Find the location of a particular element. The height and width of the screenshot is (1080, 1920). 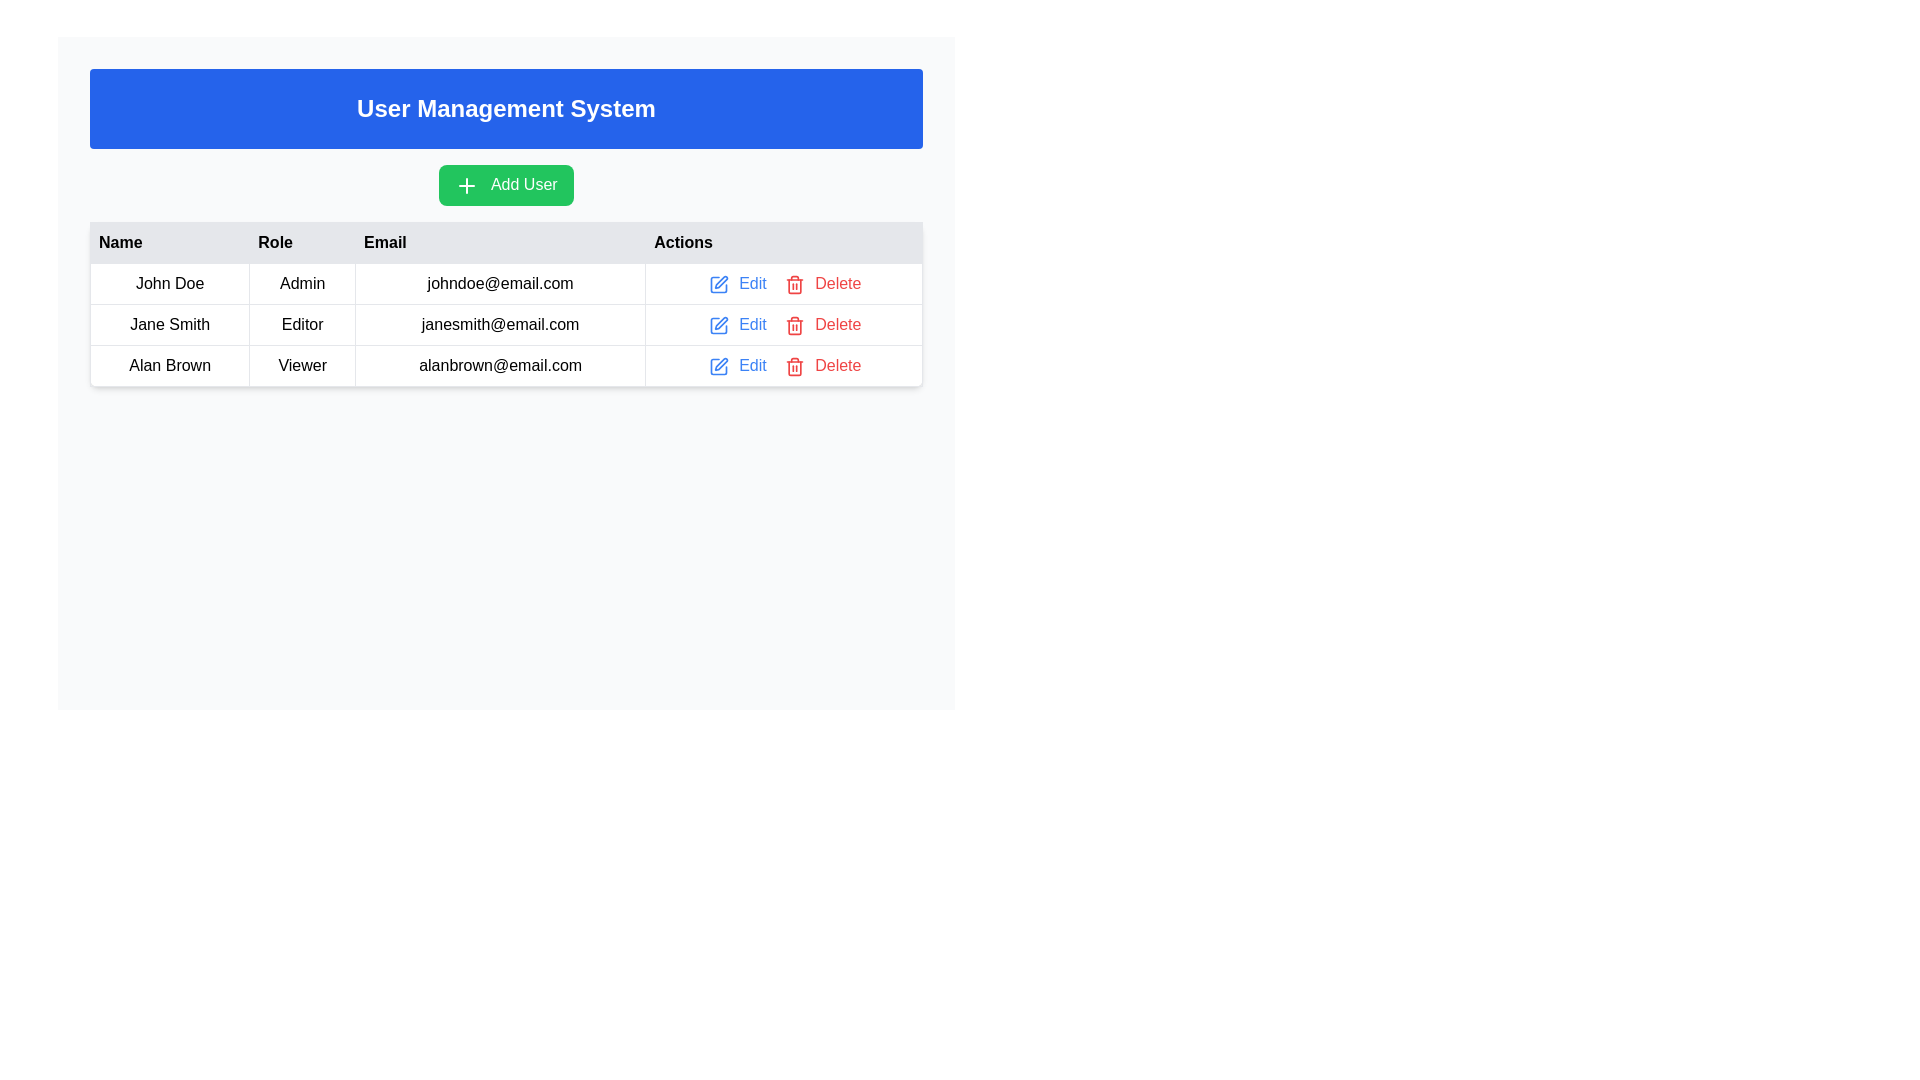

the trash can icon within the 'Delete' button to initiate the deletion of the corresponding user record is located at coordinates (793, 284).